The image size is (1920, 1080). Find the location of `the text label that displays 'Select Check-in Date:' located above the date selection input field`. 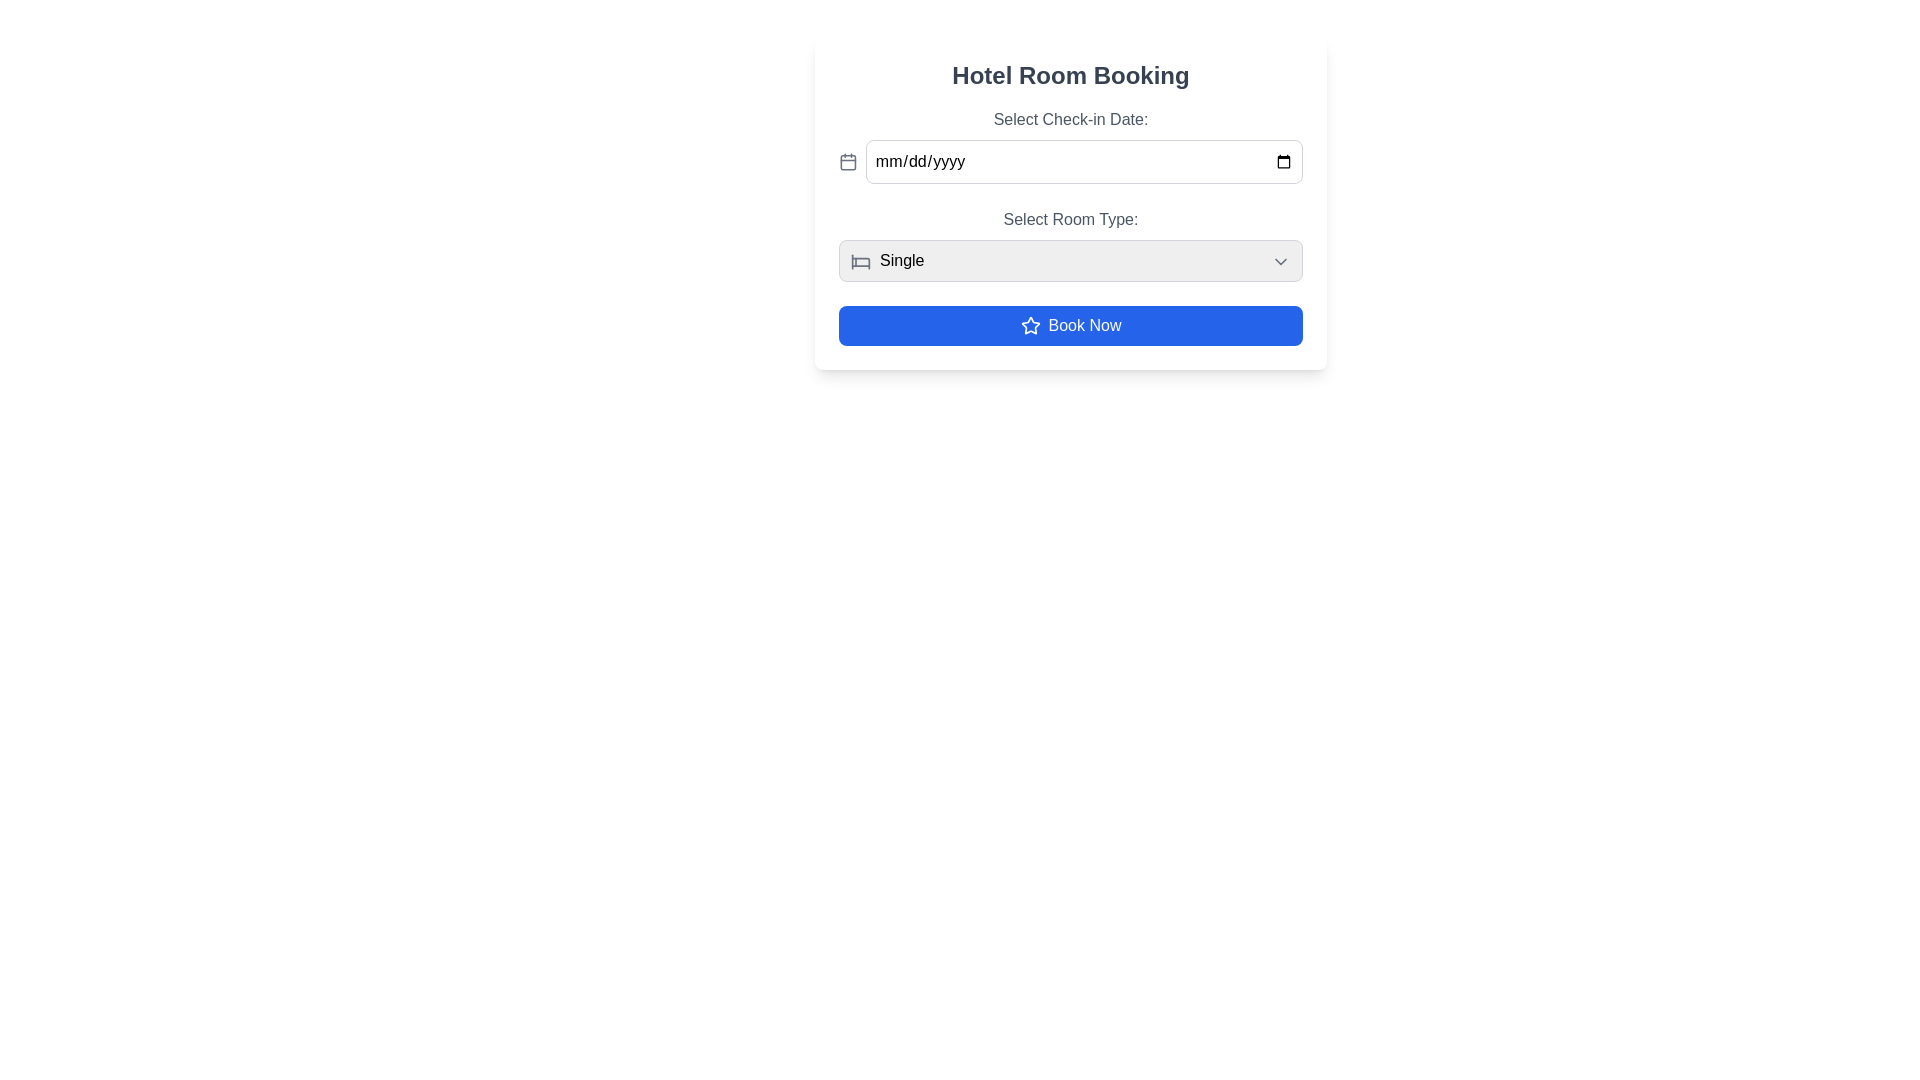

the text label that displays 'Select Check-in Date:' located above the date selection input field is located at coordinates (1069, 119).